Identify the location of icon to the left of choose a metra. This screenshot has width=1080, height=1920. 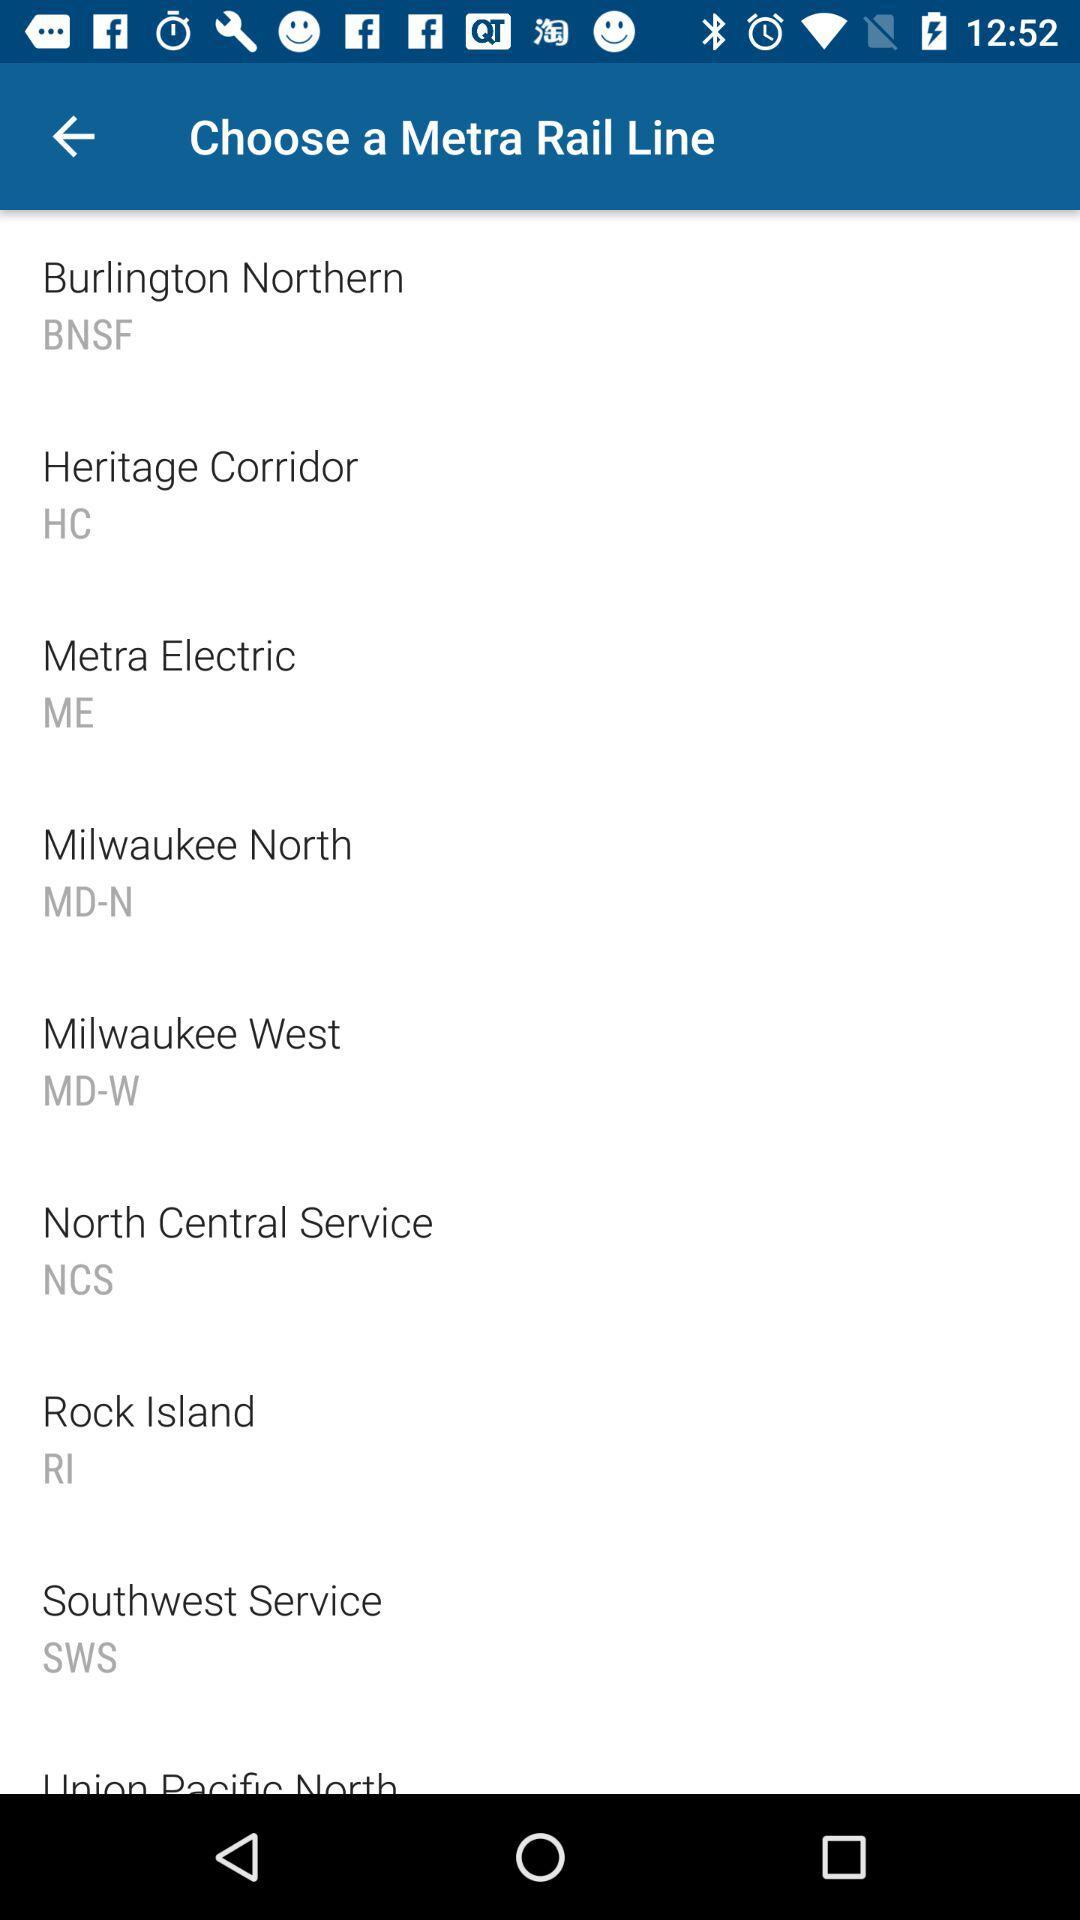
(72, 135).